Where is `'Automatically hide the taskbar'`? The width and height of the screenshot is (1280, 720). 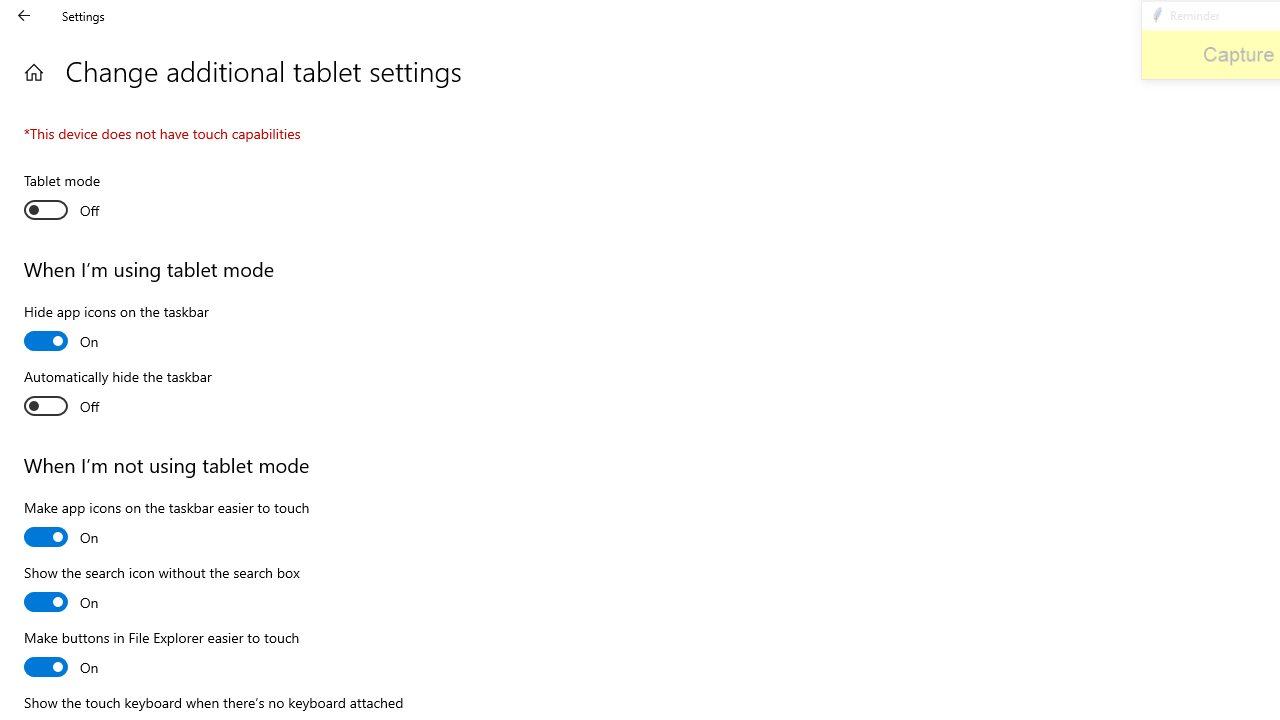 'Automatically hide the taskbar' is located at coordinates (117, 394).